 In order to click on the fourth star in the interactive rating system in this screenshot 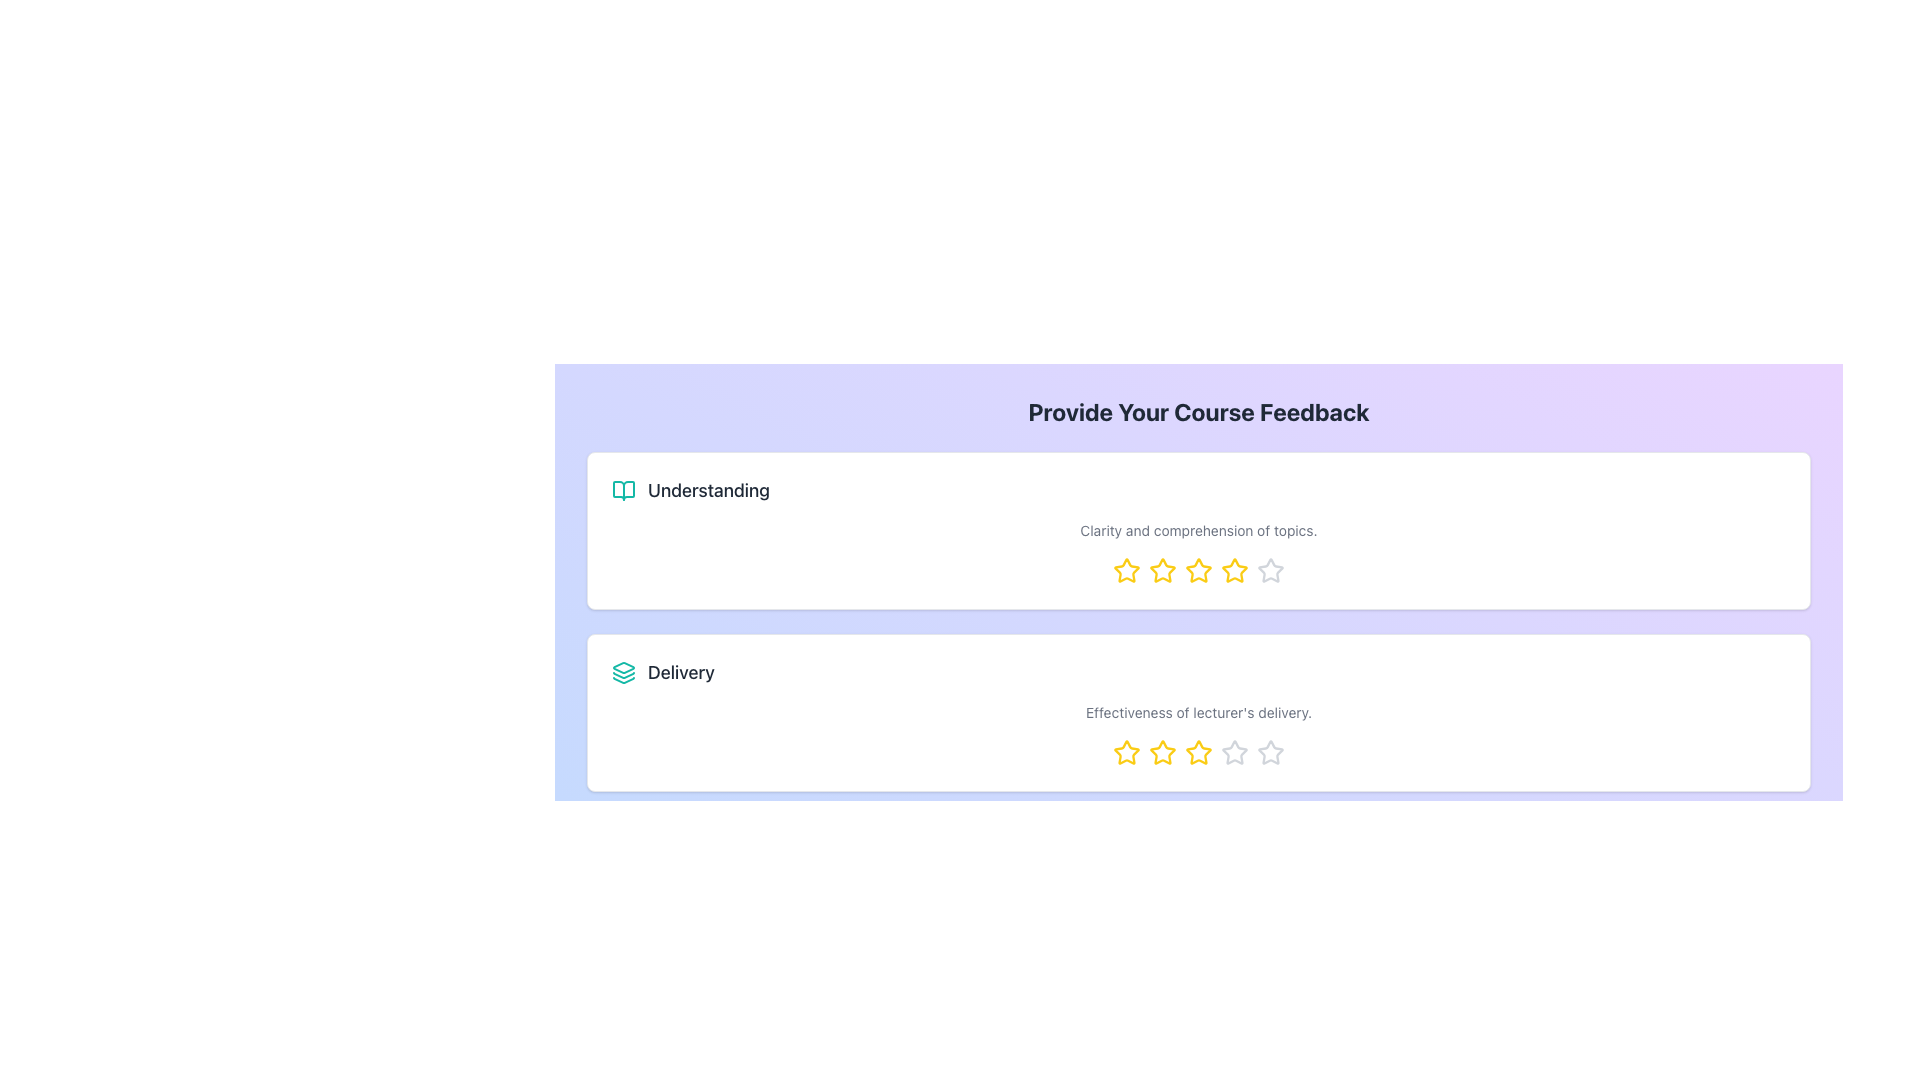, I will do `click(1199, 752)`.